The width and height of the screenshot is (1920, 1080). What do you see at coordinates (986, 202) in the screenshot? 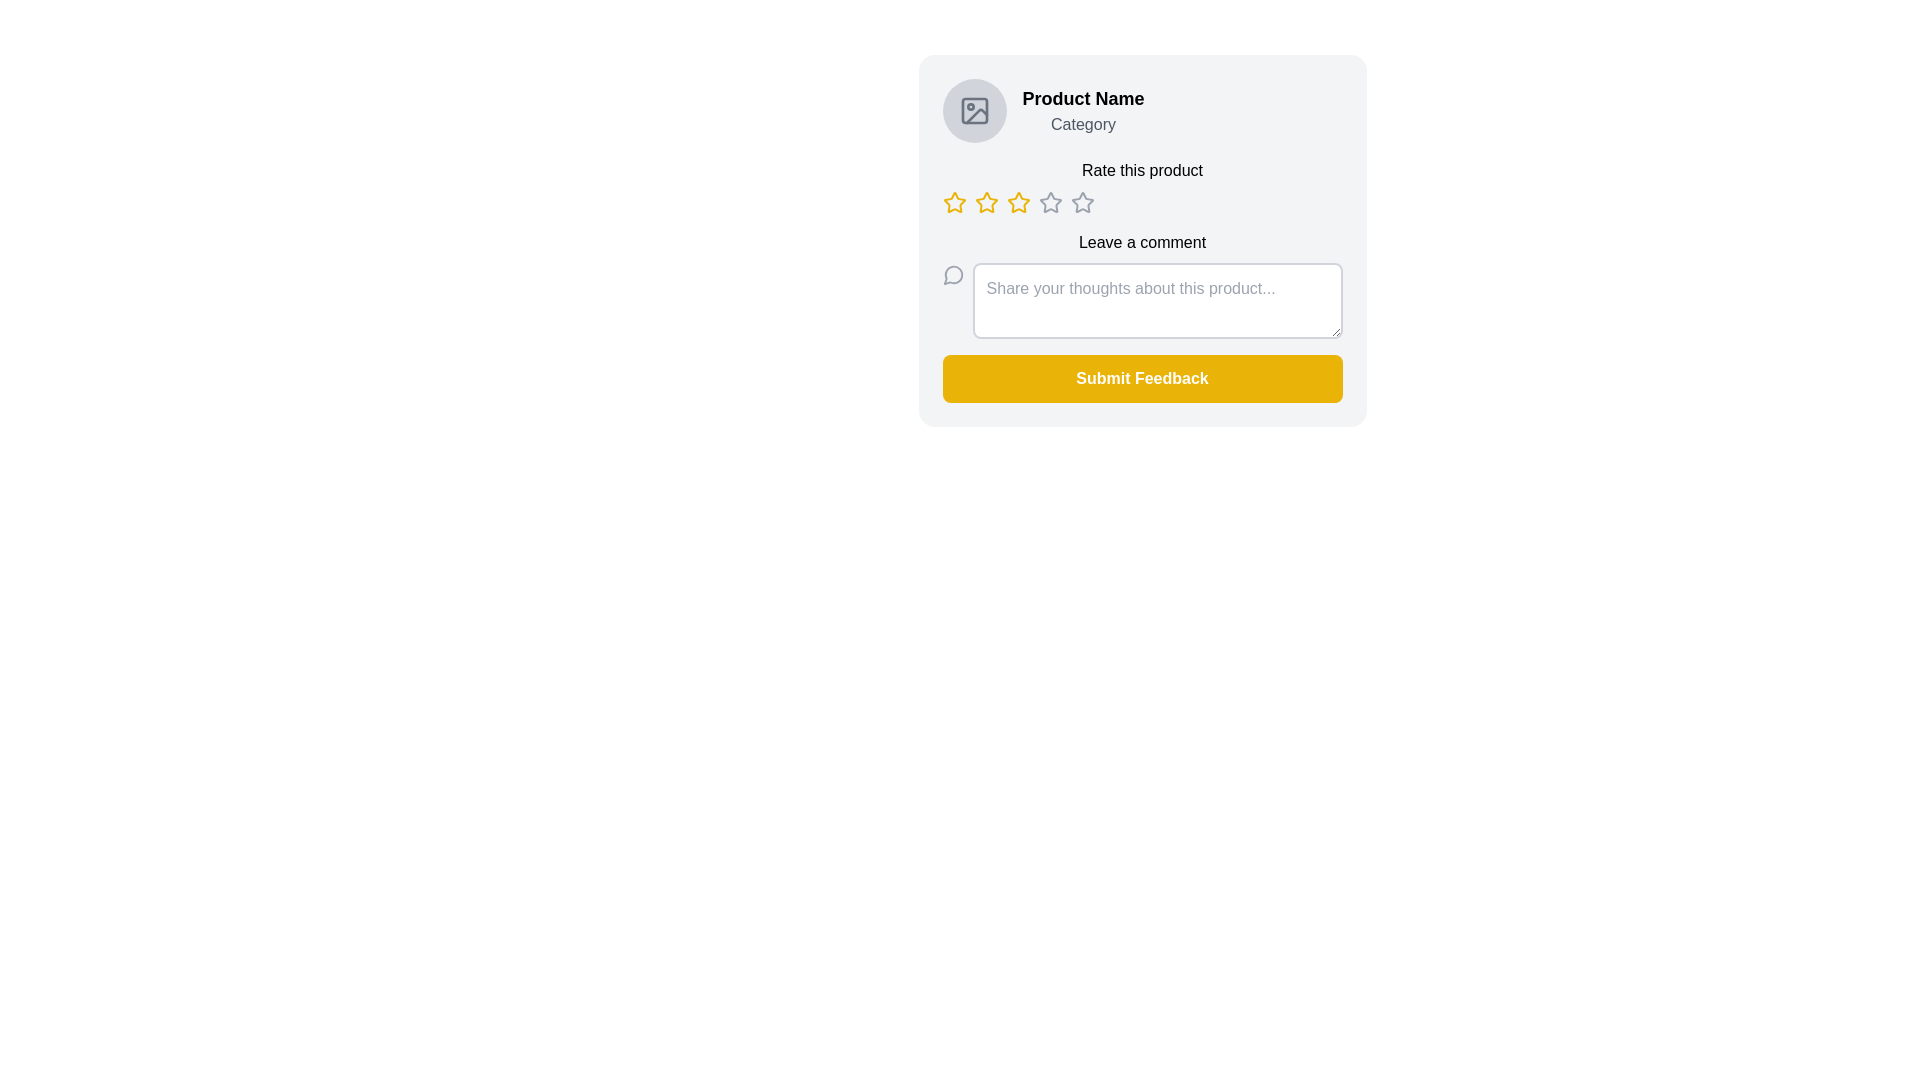
I see `the second star in the interactive star rating icon` at bounding box center [986, 202].